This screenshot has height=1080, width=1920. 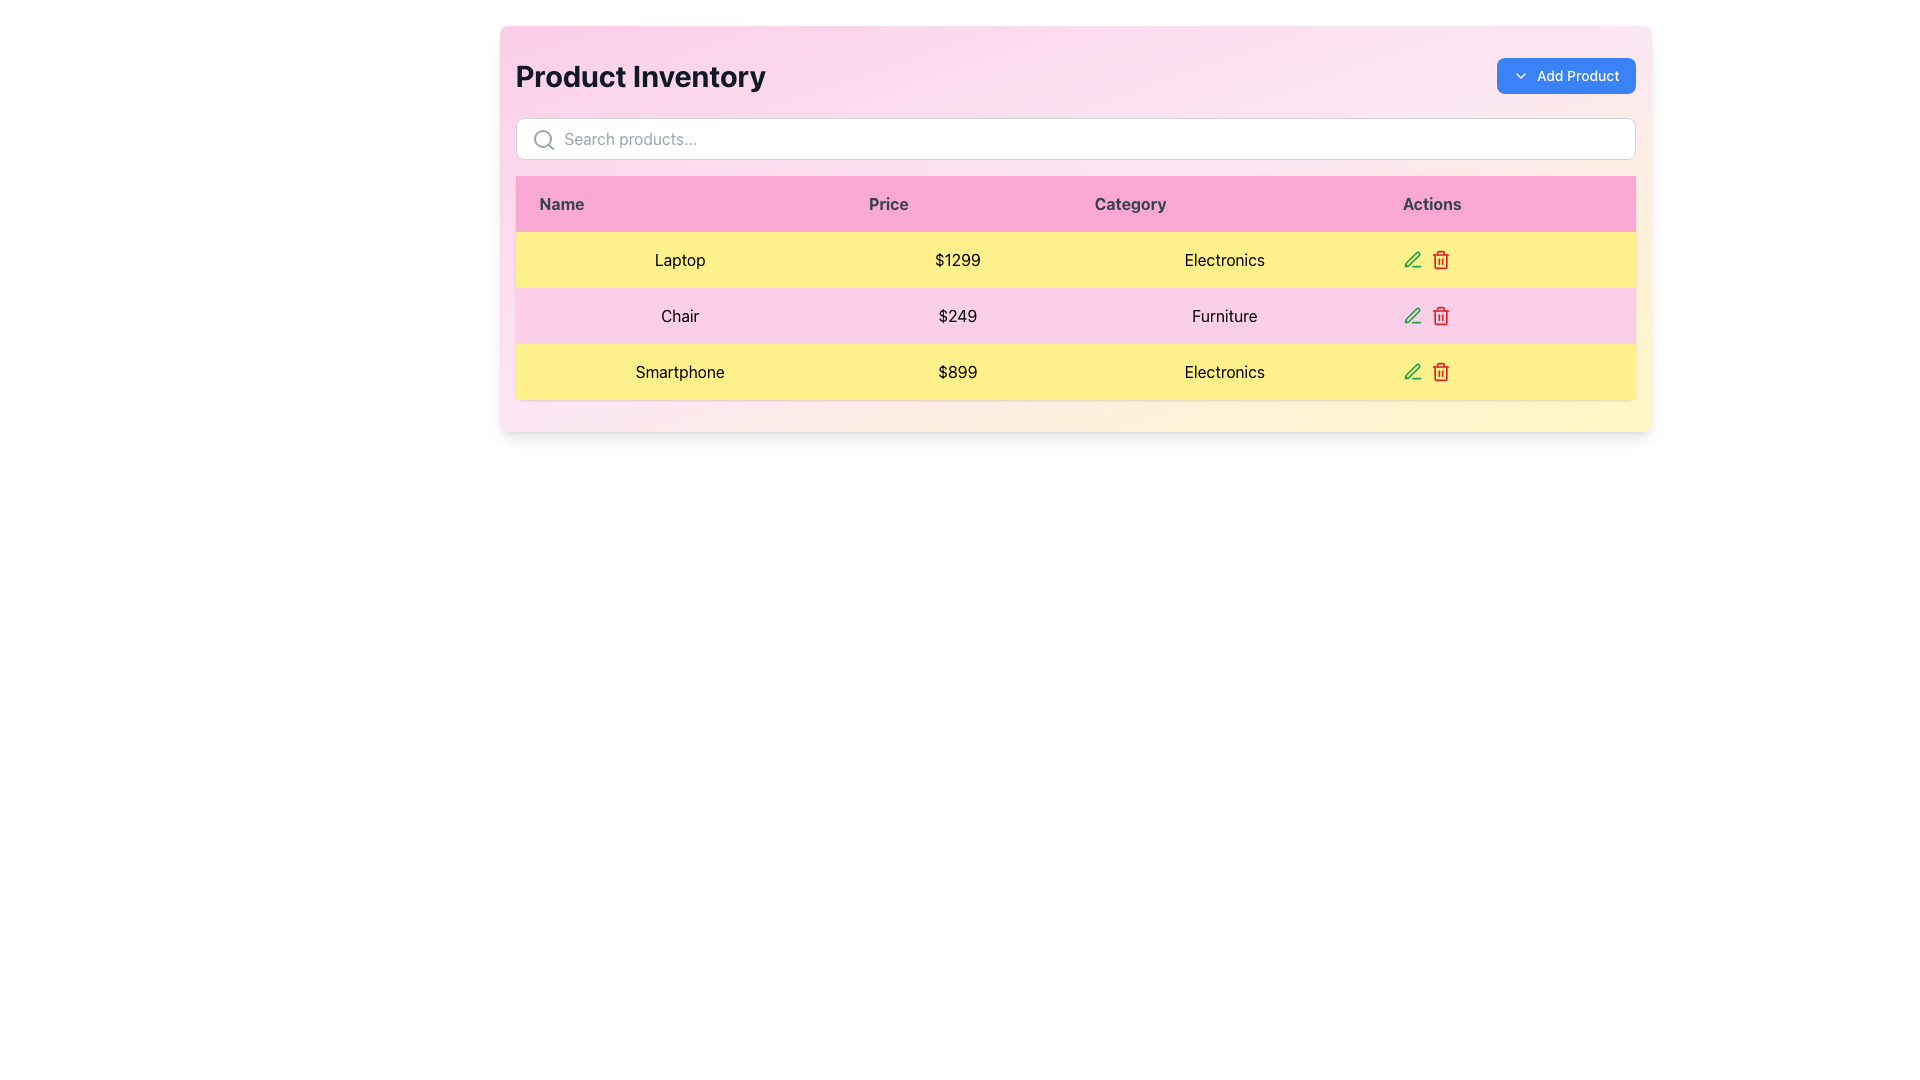 What do you see at coordinates (956, 258) in the screenshot?
I see `the price label displaying '$1299' in bold black text, located in the 'Price' column of the table, adjacent to the 'Laptop' entry` at bounding box center [956, 258].